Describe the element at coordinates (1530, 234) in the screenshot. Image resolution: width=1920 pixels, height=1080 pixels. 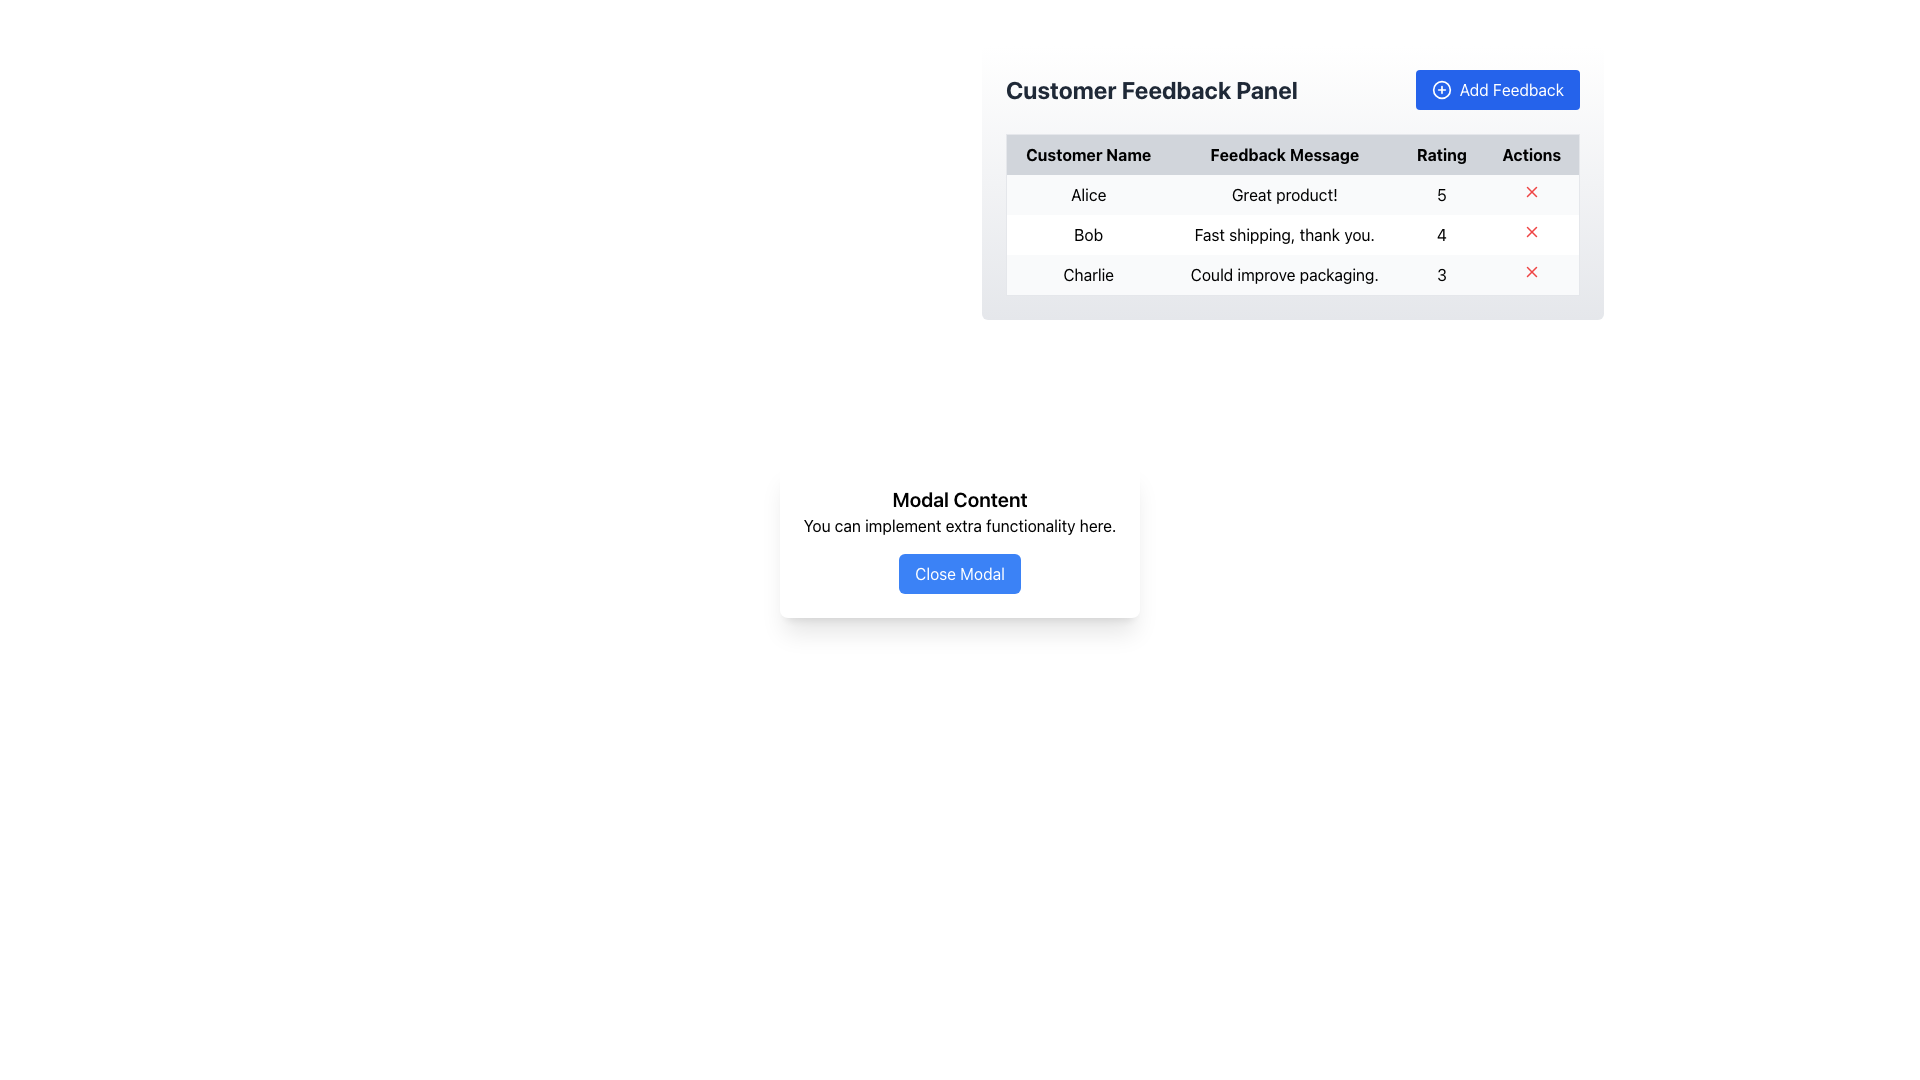
I see `the red 'X' icon button in the 'Actions' column of the table row associated with user 'Bob'` at that location.